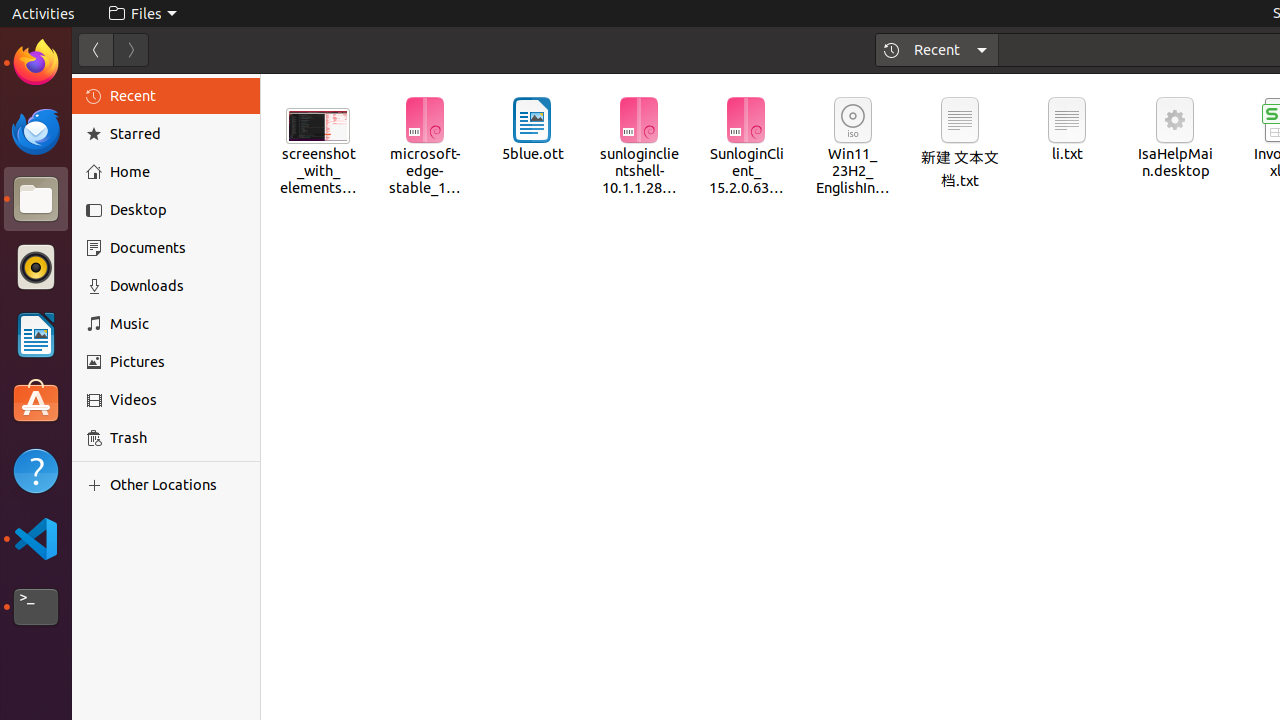  What do you see at coordinates (178, 171) in the screenshot?
I see `'Home'` at bounding box center [178, 171].